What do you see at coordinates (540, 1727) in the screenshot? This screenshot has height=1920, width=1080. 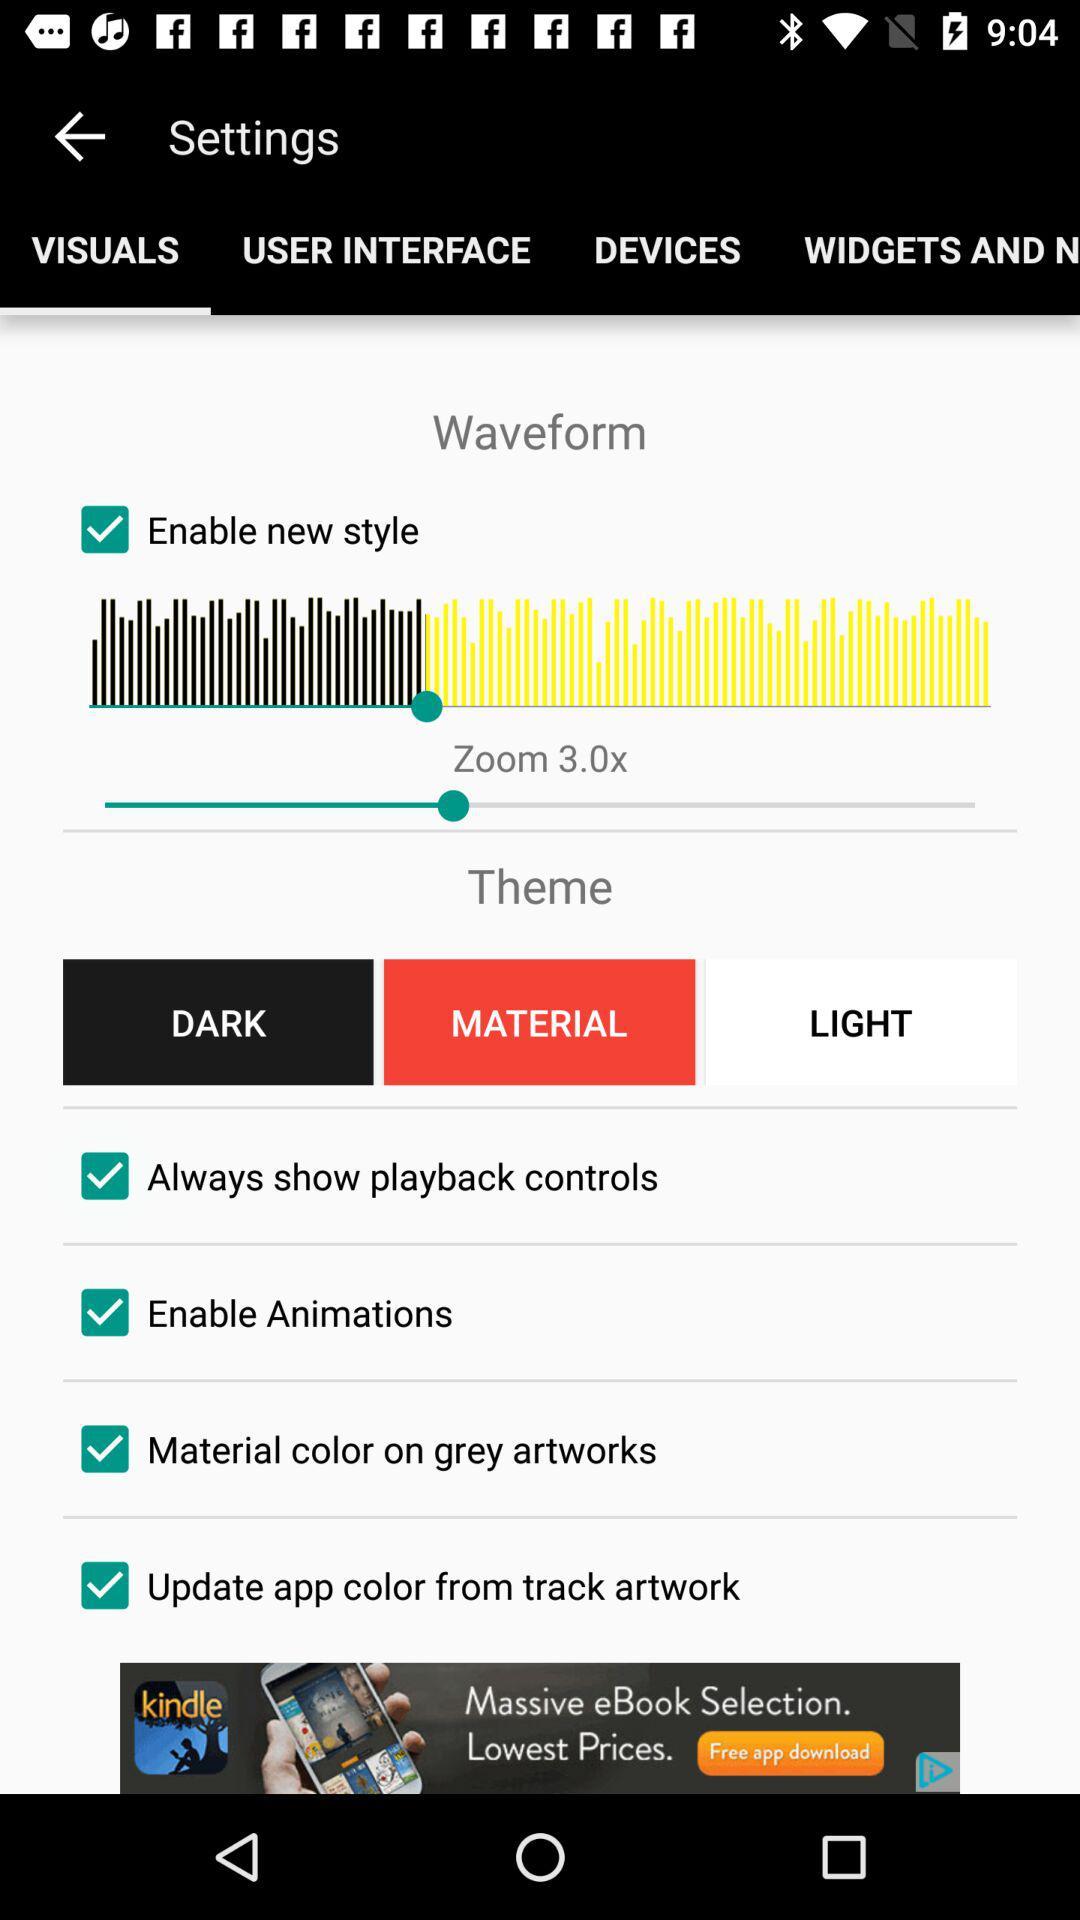 I see `advertisements banner` at bounding box center [540, 1727].